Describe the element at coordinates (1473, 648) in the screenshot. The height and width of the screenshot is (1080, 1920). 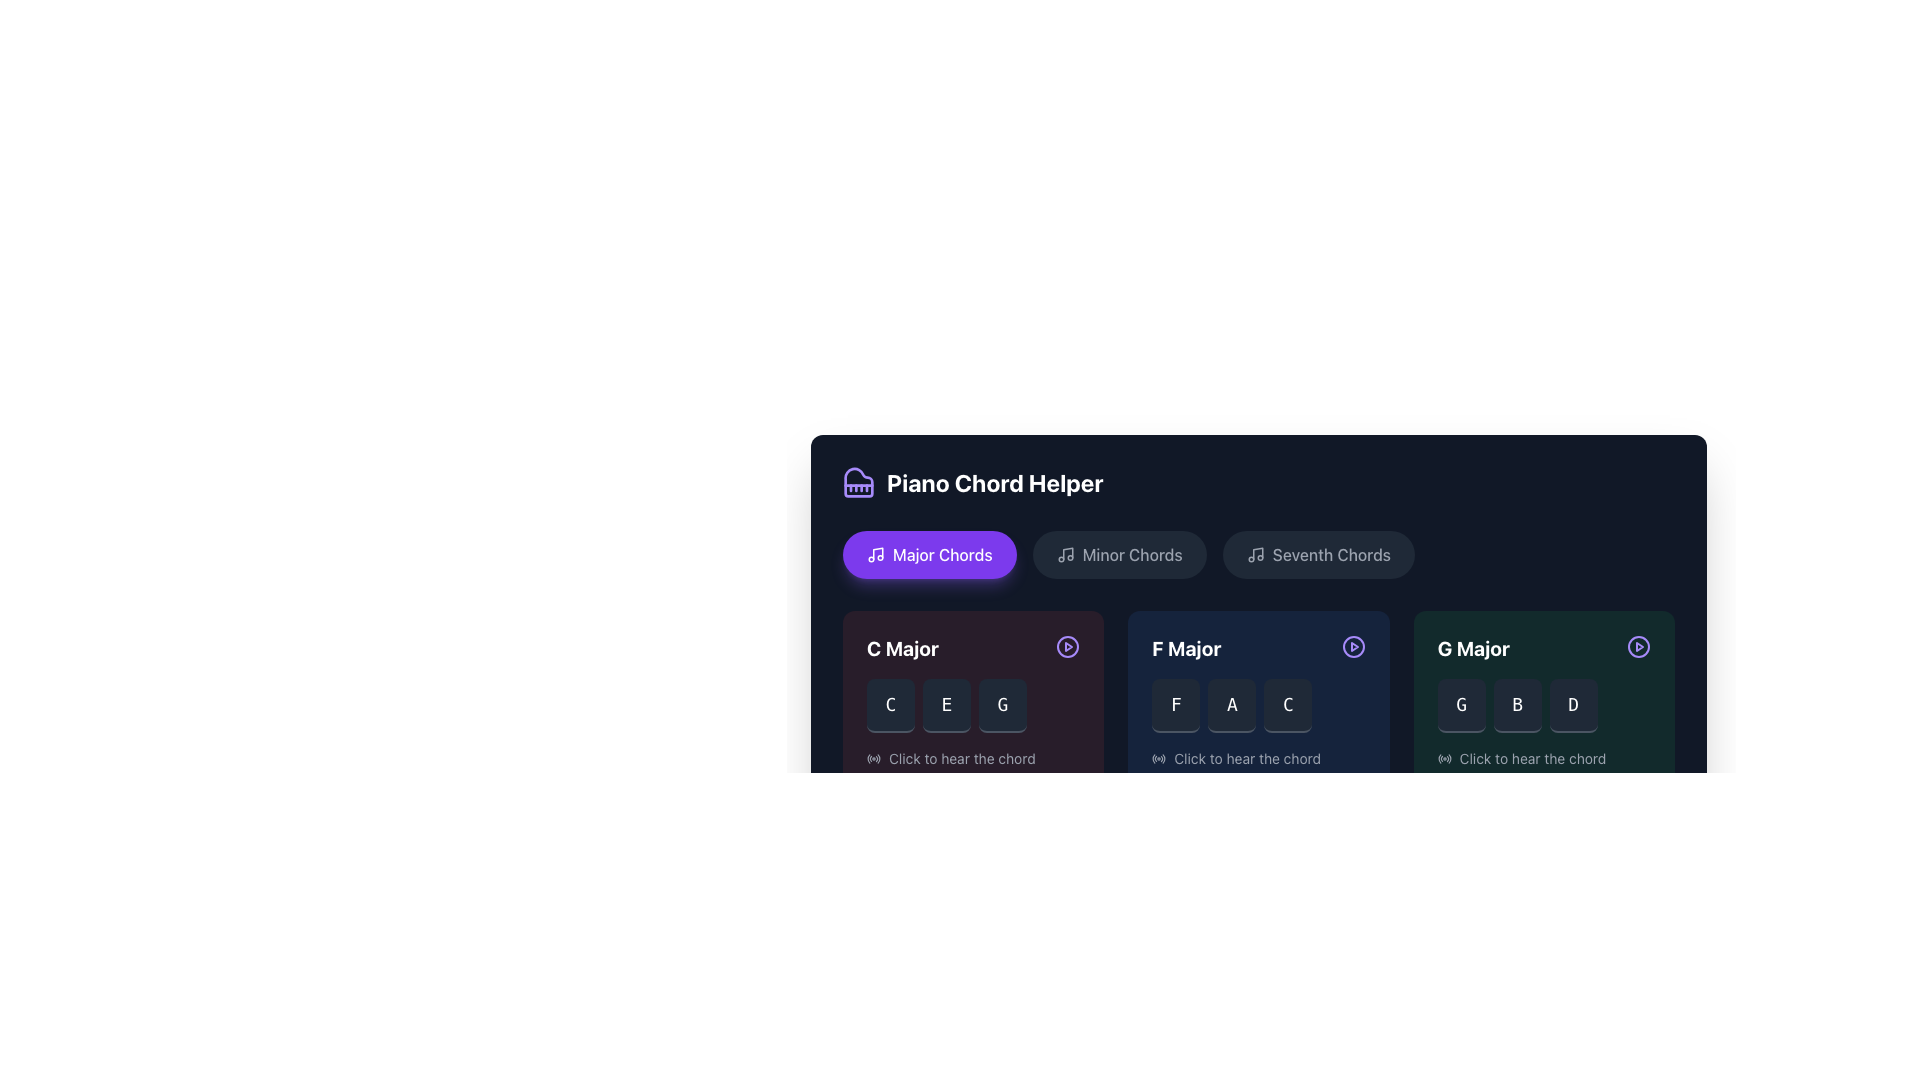
I see `the text label displaying 'G Major' in bold white font, located in the top-left corner of the G Major card` at that location.